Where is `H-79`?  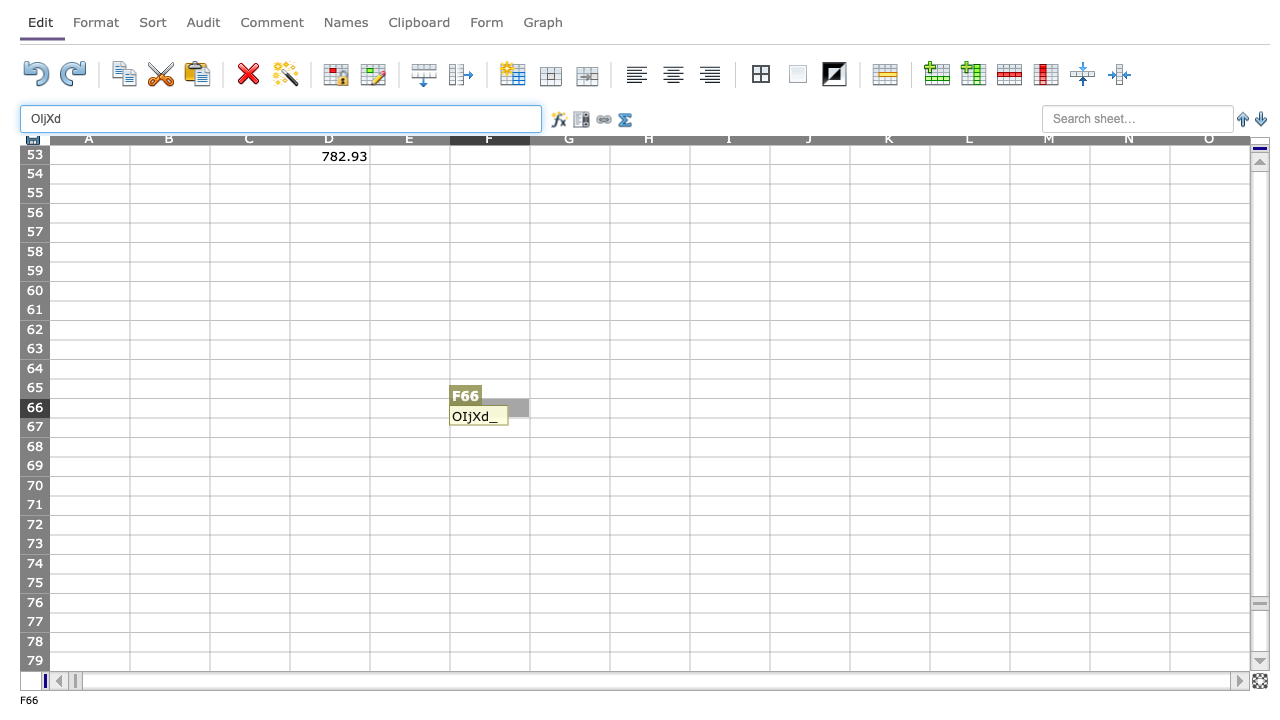
H-79 is located at coordinates (649, 661).